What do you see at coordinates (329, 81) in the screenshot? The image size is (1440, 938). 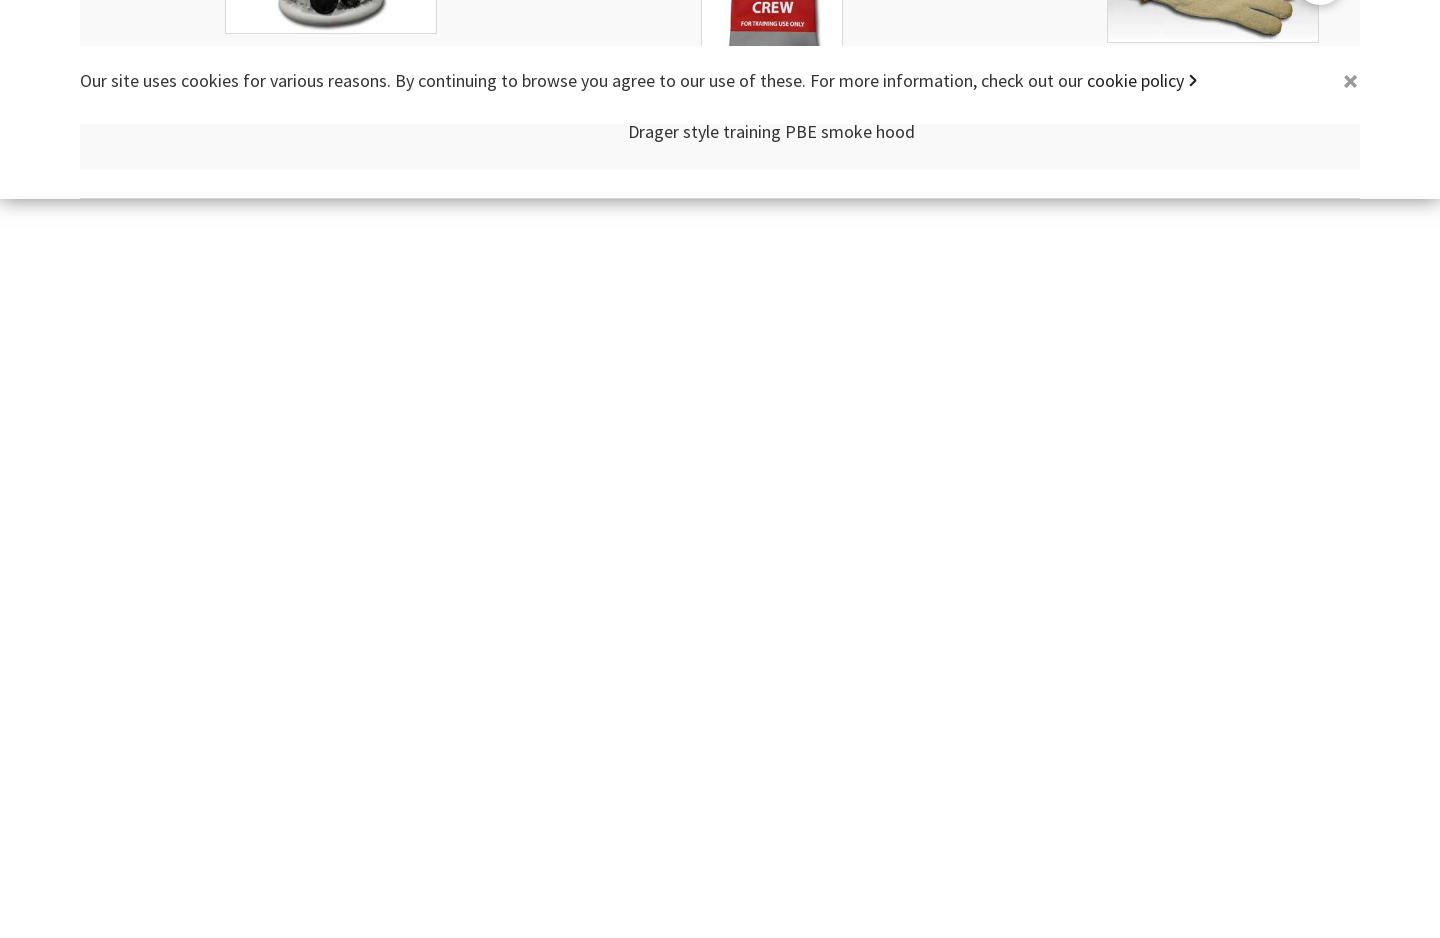 I see `'Air Liquide style training PBE smoke hood'` at bounding box center [329, 81].